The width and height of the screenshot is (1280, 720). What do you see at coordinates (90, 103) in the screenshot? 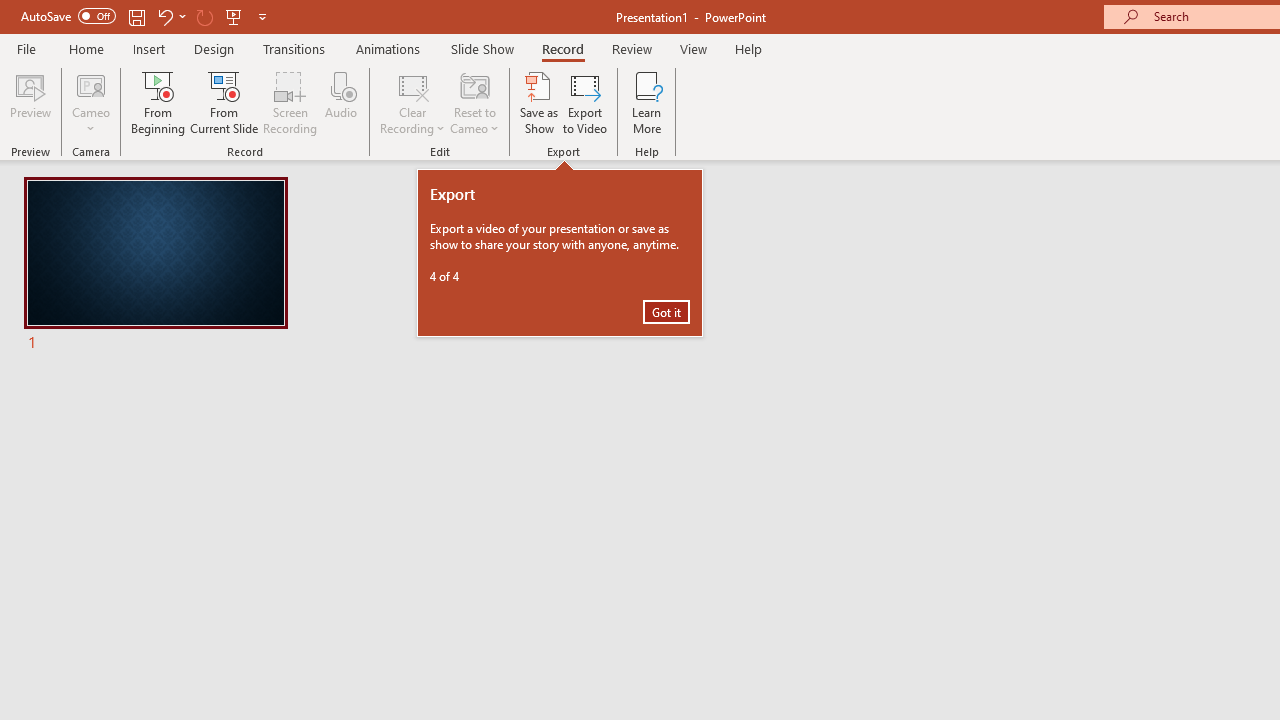
I see `'Cameo'` at bounding box center [90, 103].